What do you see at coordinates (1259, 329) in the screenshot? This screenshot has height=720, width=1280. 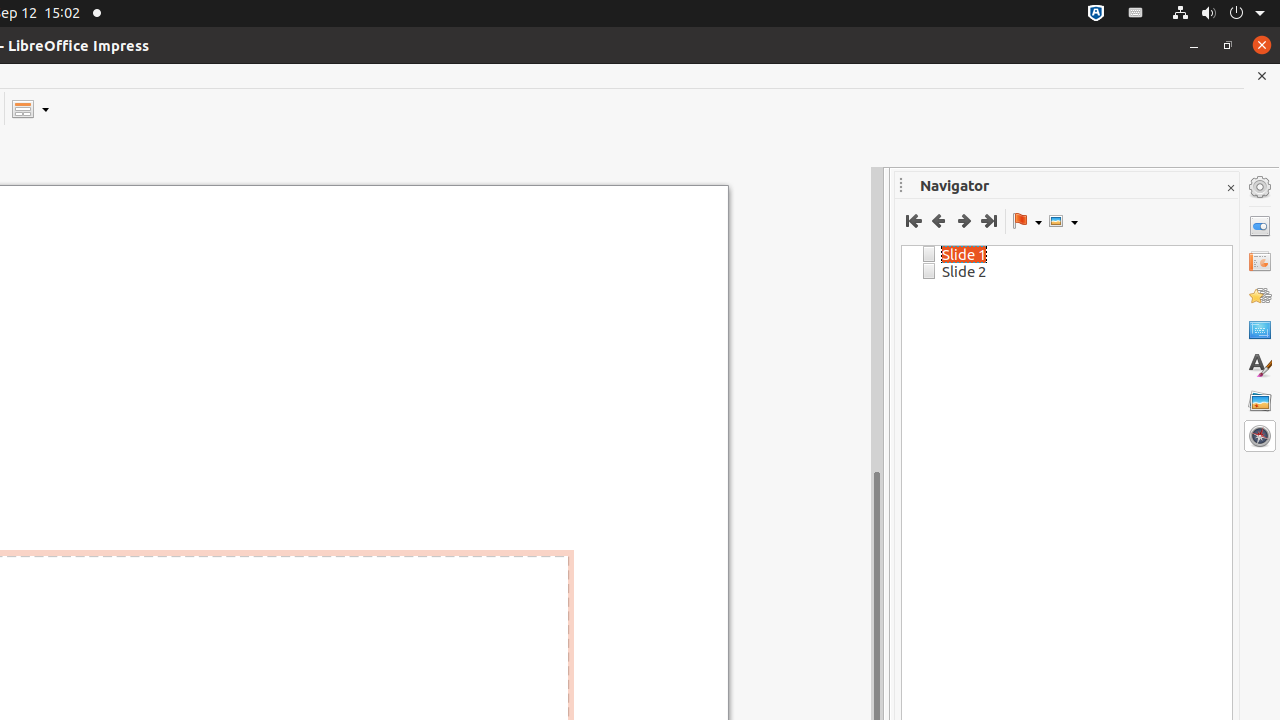 I see `'Master Slides'` at bounding box center [1259, 329].